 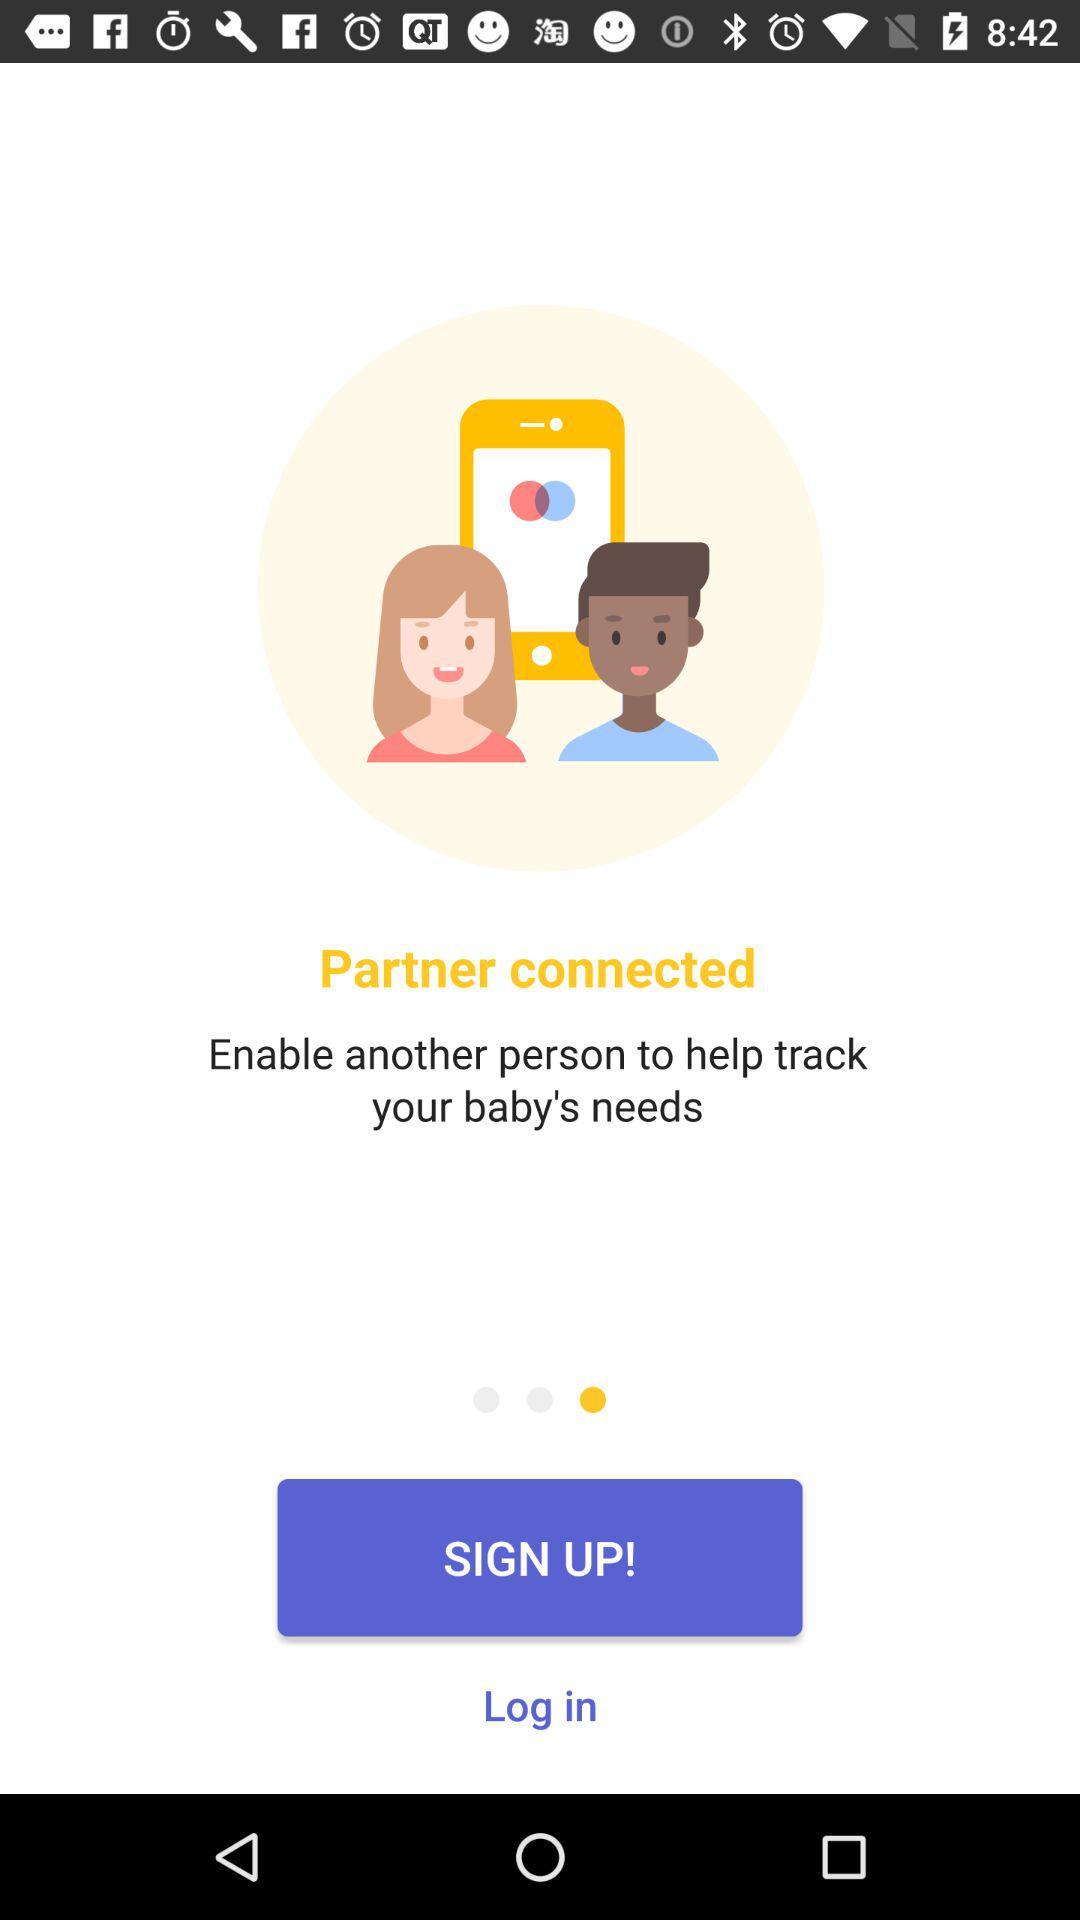 What do you see at coordinates (540, 1703) in the screenshot?
I see `icon below the sign up! item` at bounding box center [540, 1703].